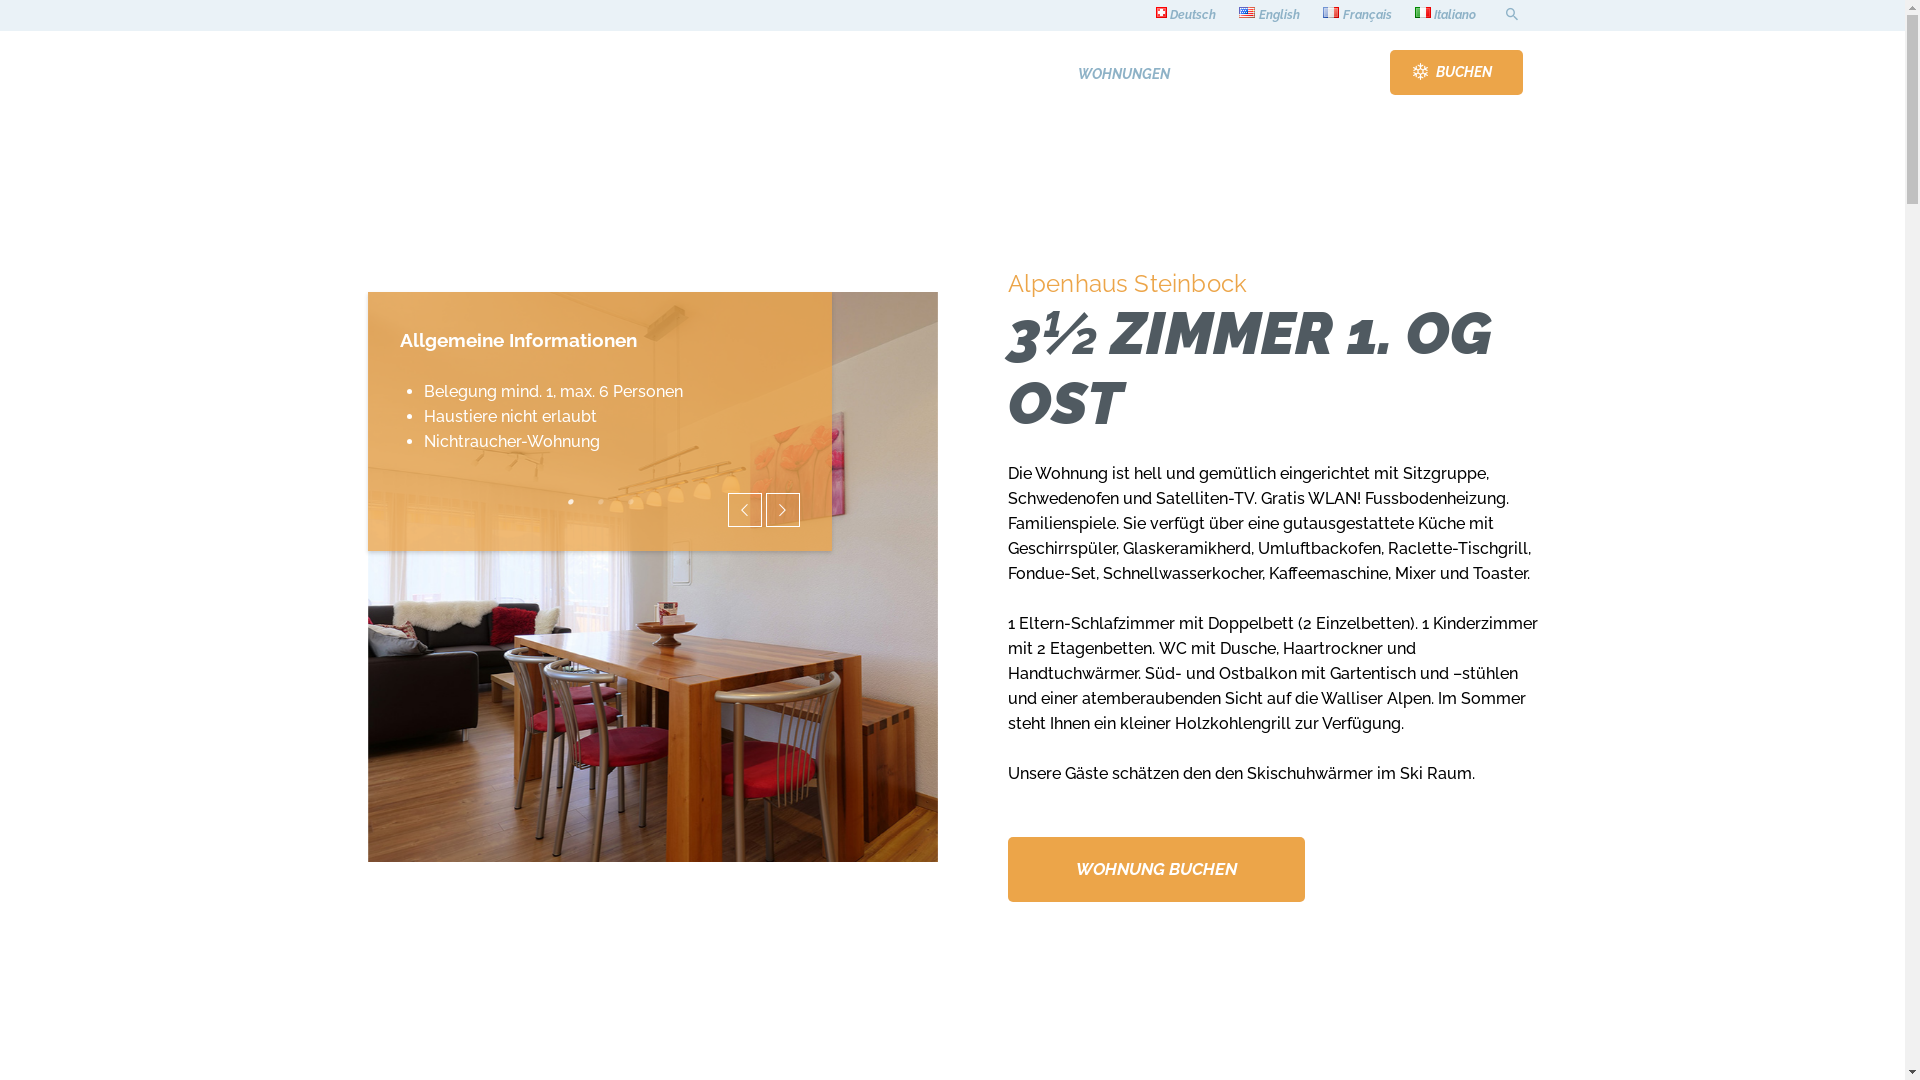 The height and width of the screenshot is (1080, 1920). What do you see at coordinates (599, 500) in the screenshot?
I see `'2'` at bounding box center [599, 500].